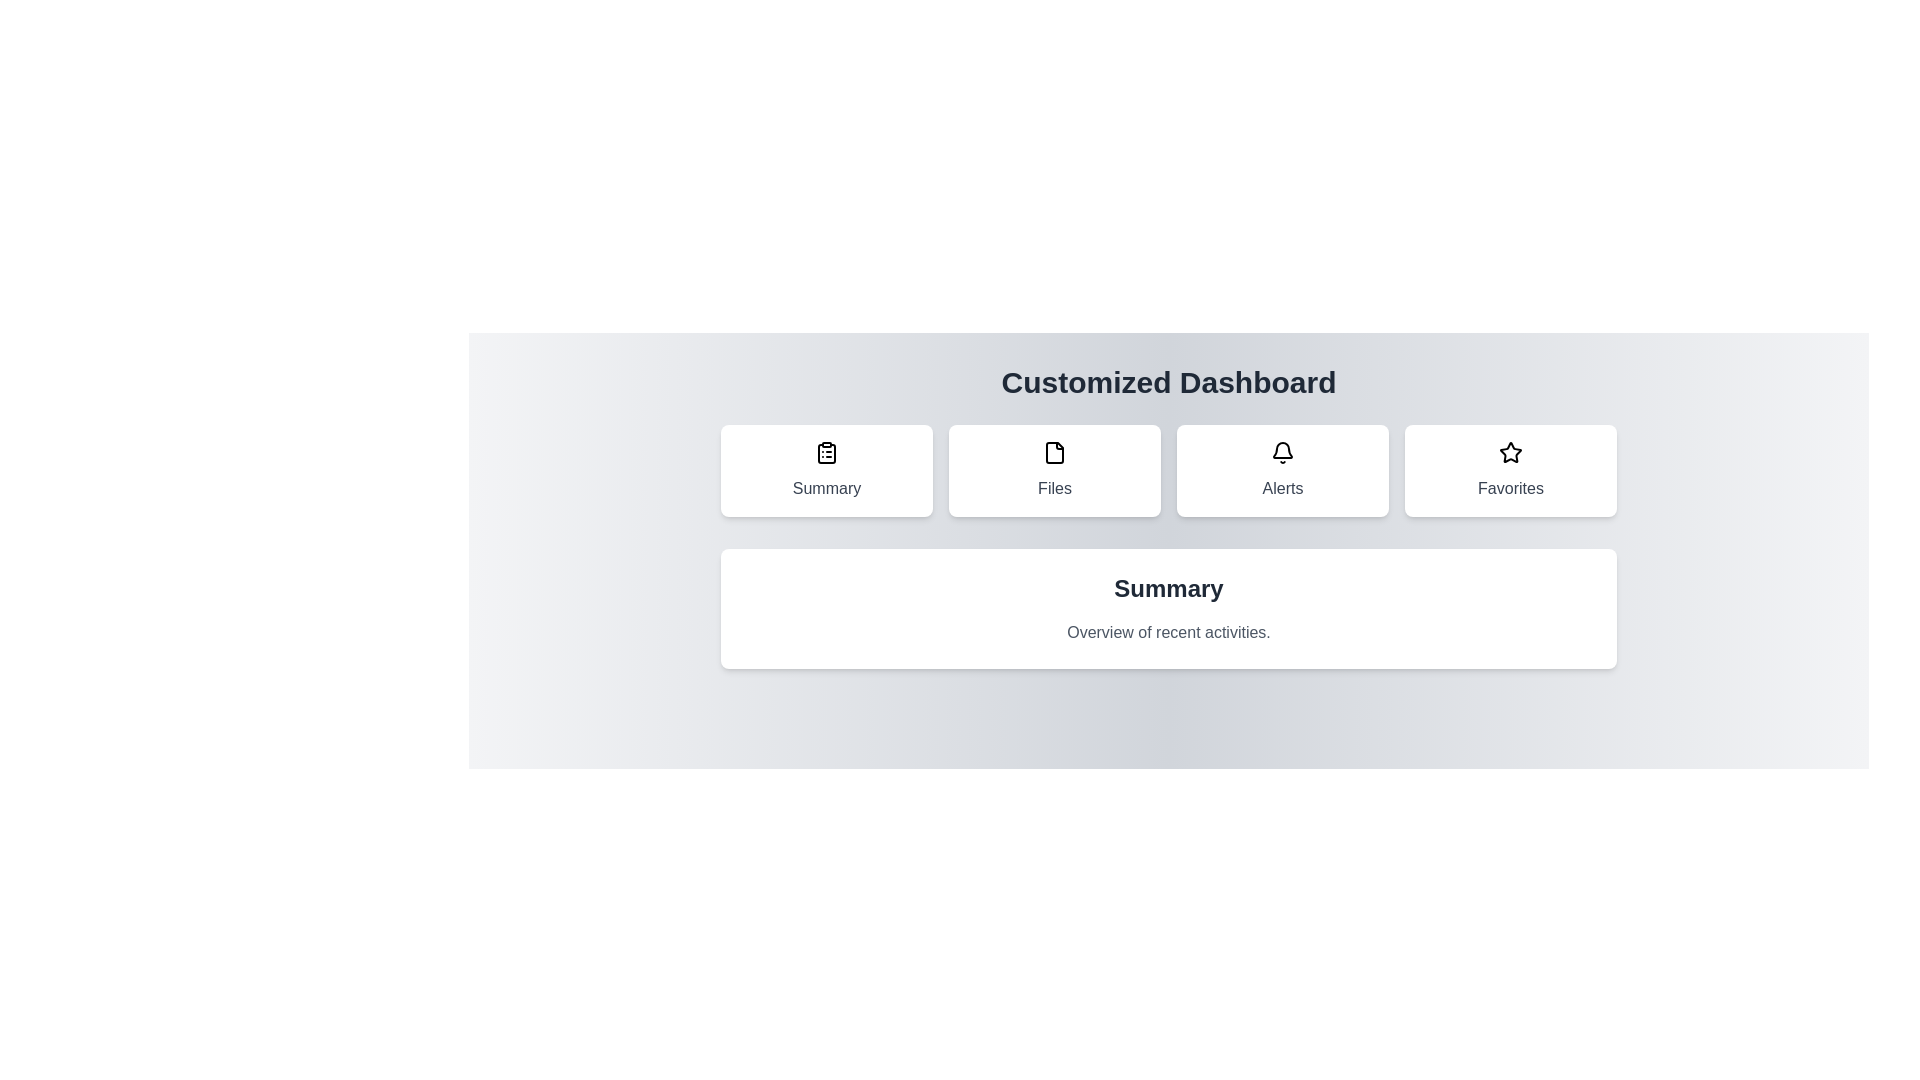 This screenshot has height=1080, width=1920. What do you see at coordinates (1282, 470) in the screenshot?
I see `the third interactive card in the grid under the 'Customized Dashboard' header` at bounding box center [1282, 470].